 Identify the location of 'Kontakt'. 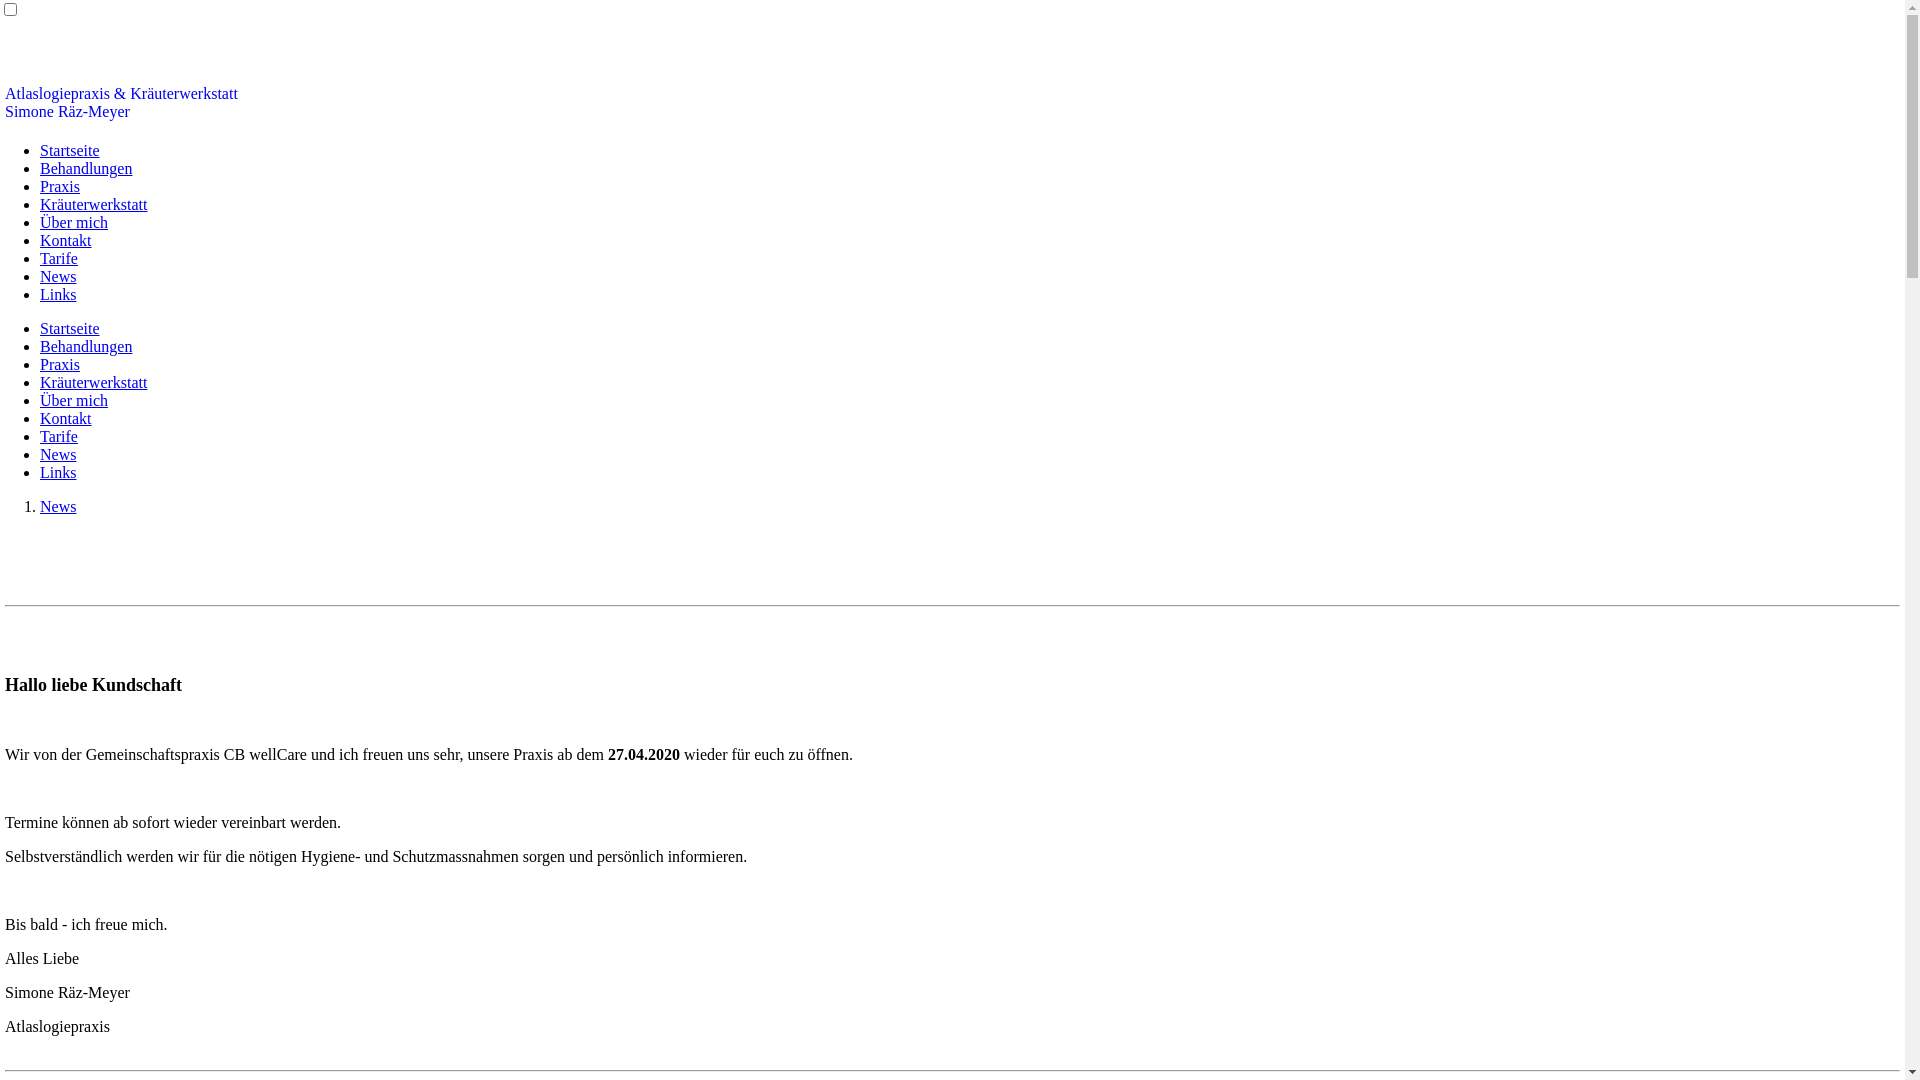
(66, 239).